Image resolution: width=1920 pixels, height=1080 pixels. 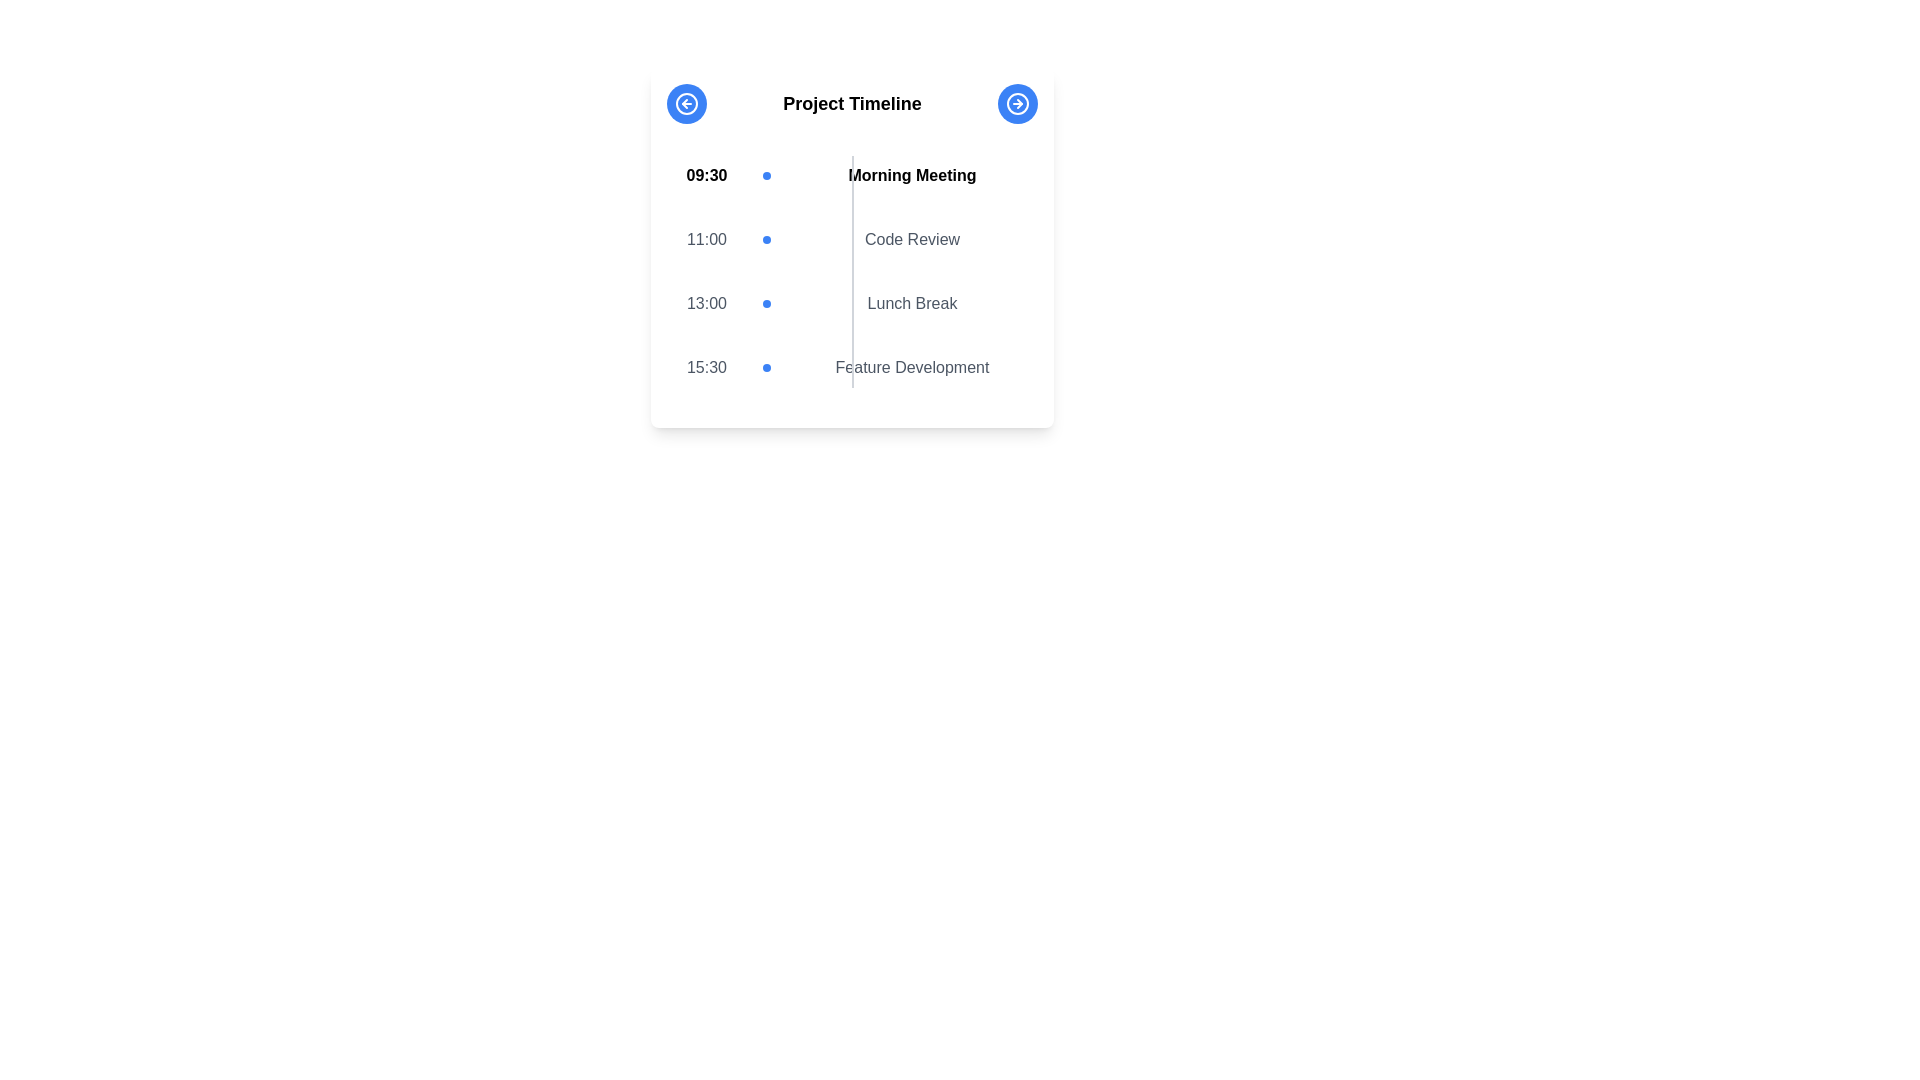 What do you see at coordinates (852, 175) in the screenshot?
I see `the first timeline event entry labeled '09:30 Morning Meeting'` at bounding box center [852, 175].